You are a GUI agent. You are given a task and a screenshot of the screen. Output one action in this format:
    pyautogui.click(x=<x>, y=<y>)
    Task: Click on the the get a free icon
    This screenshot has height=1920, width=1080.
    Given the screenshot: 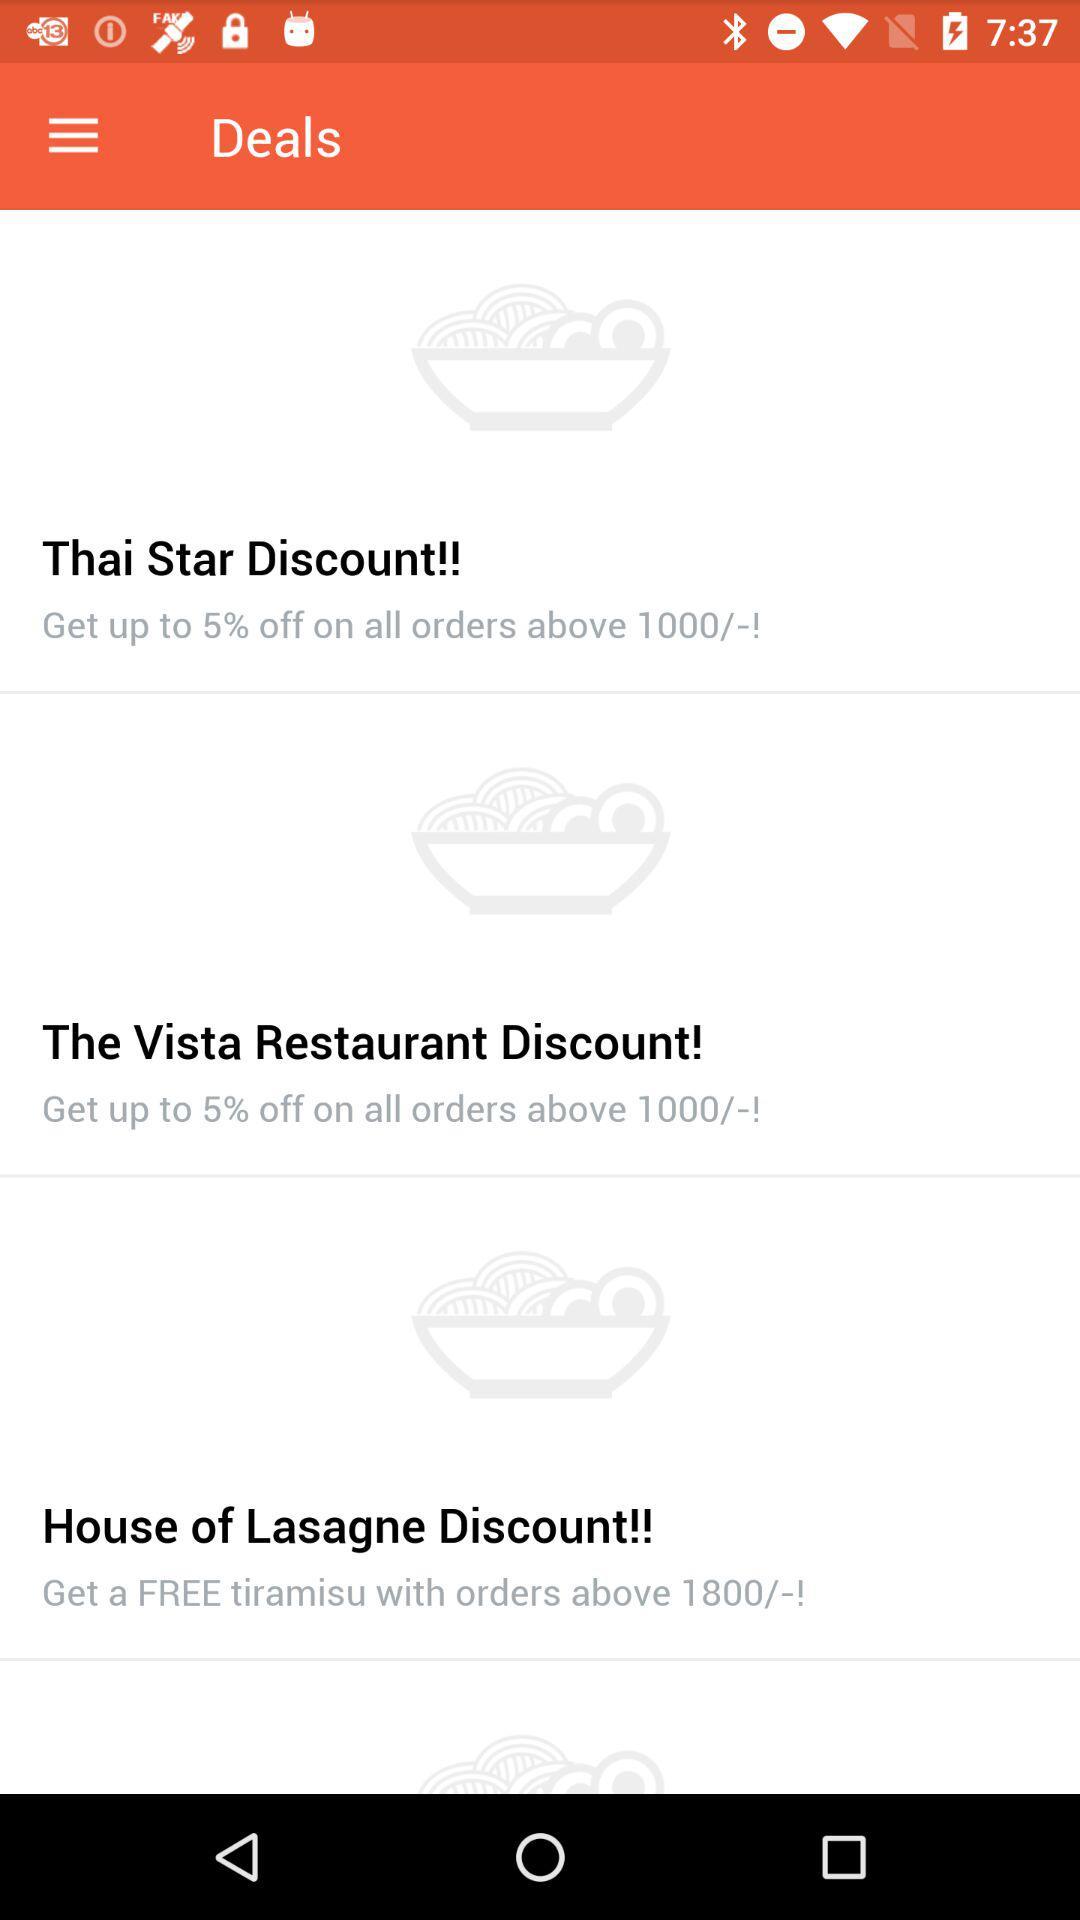 What is the action you would take?
    pyautogui.click(x=540, y=1585)
    